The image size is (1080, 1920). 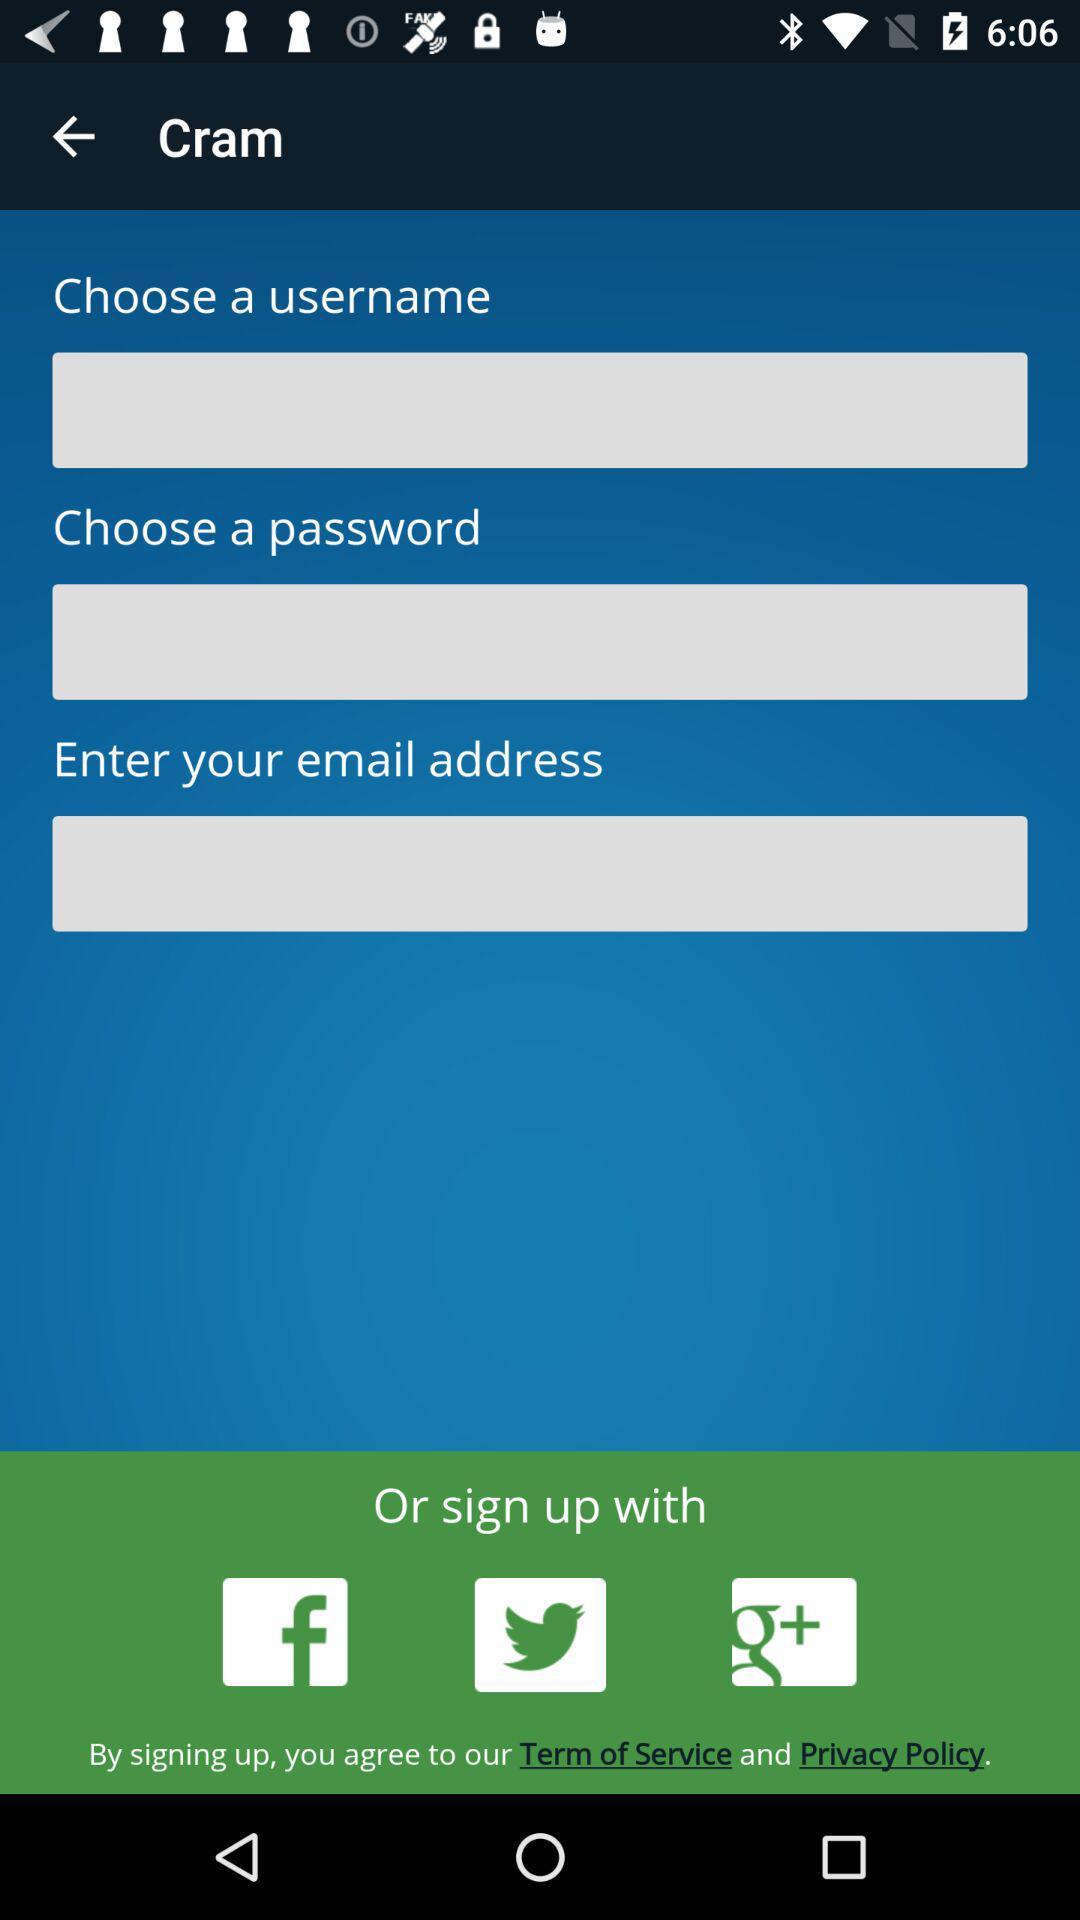 What do you see at coordinates (540, 409) in the screenshot?
I see `choose a username` at bounding box center [540, 409].